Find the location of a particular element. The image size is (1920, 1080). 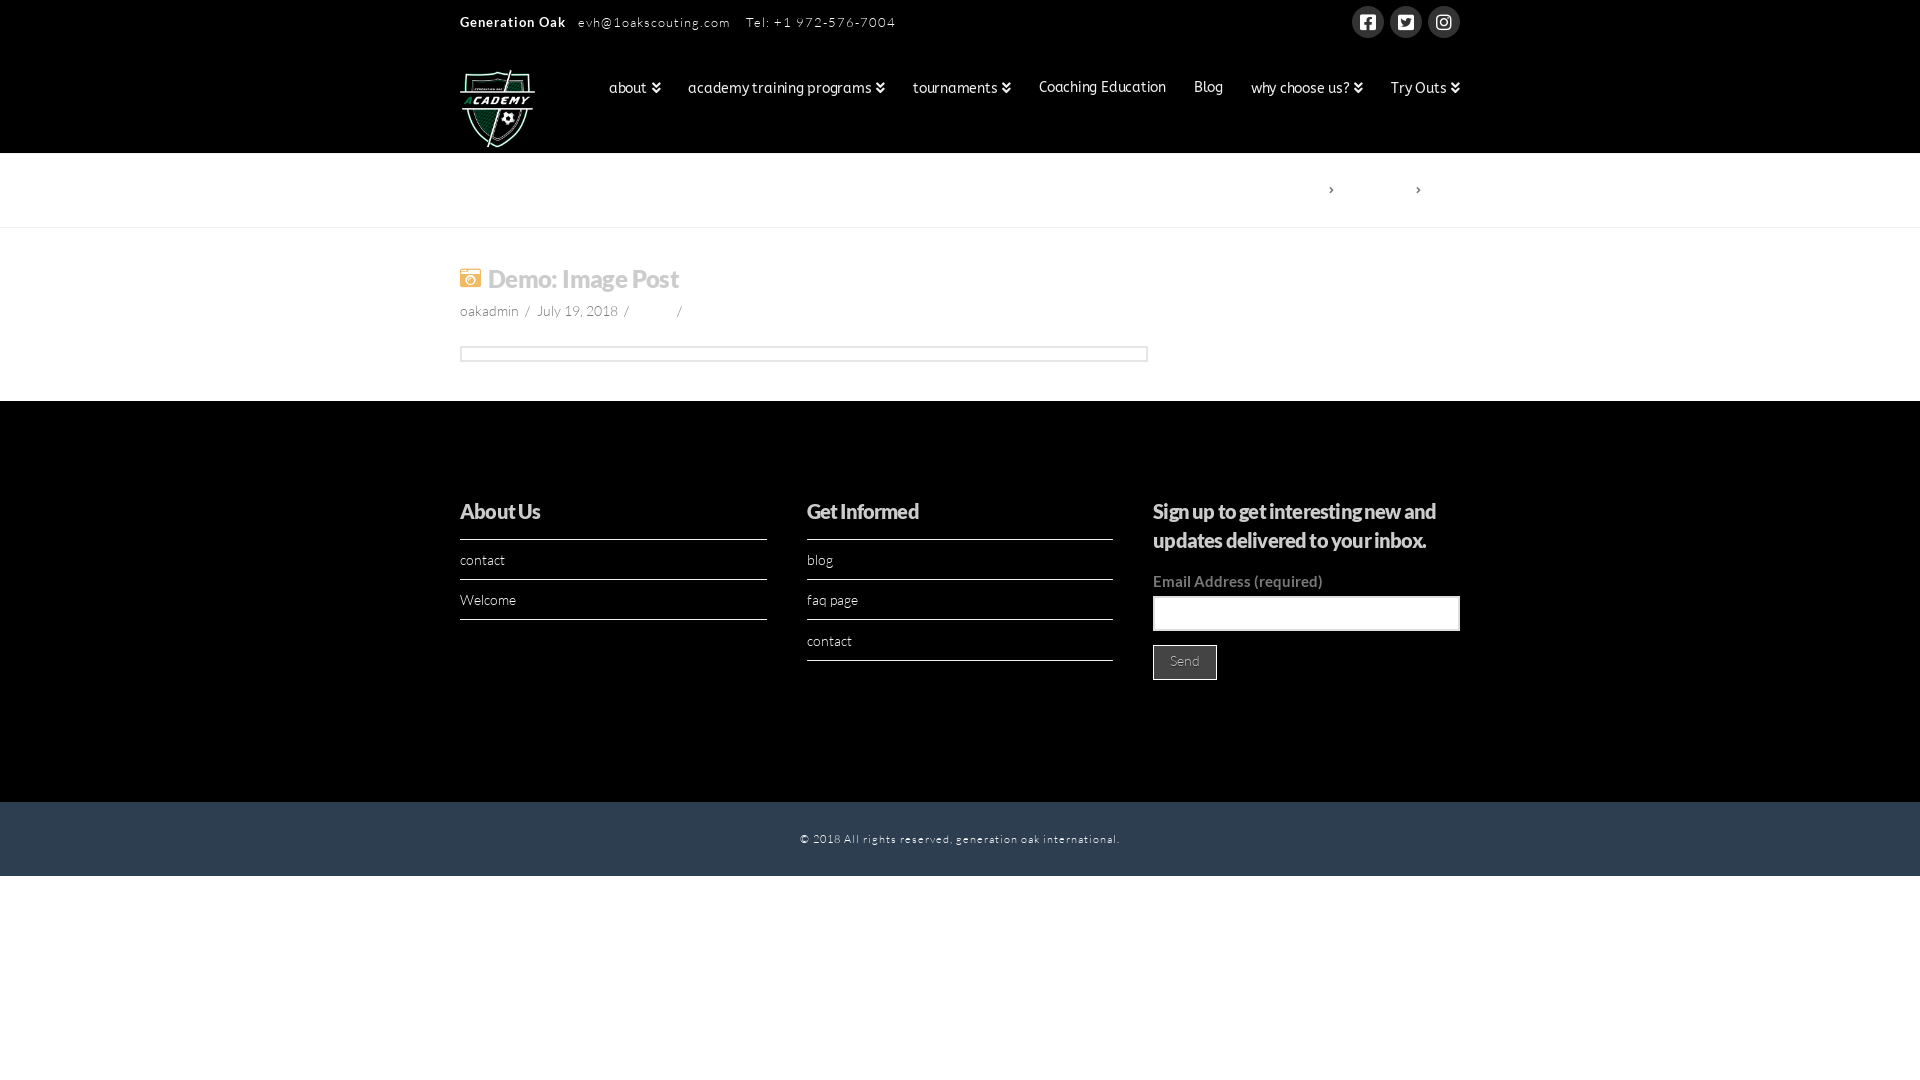

'Demo: Image Post' is located at coordinates (582, 278).